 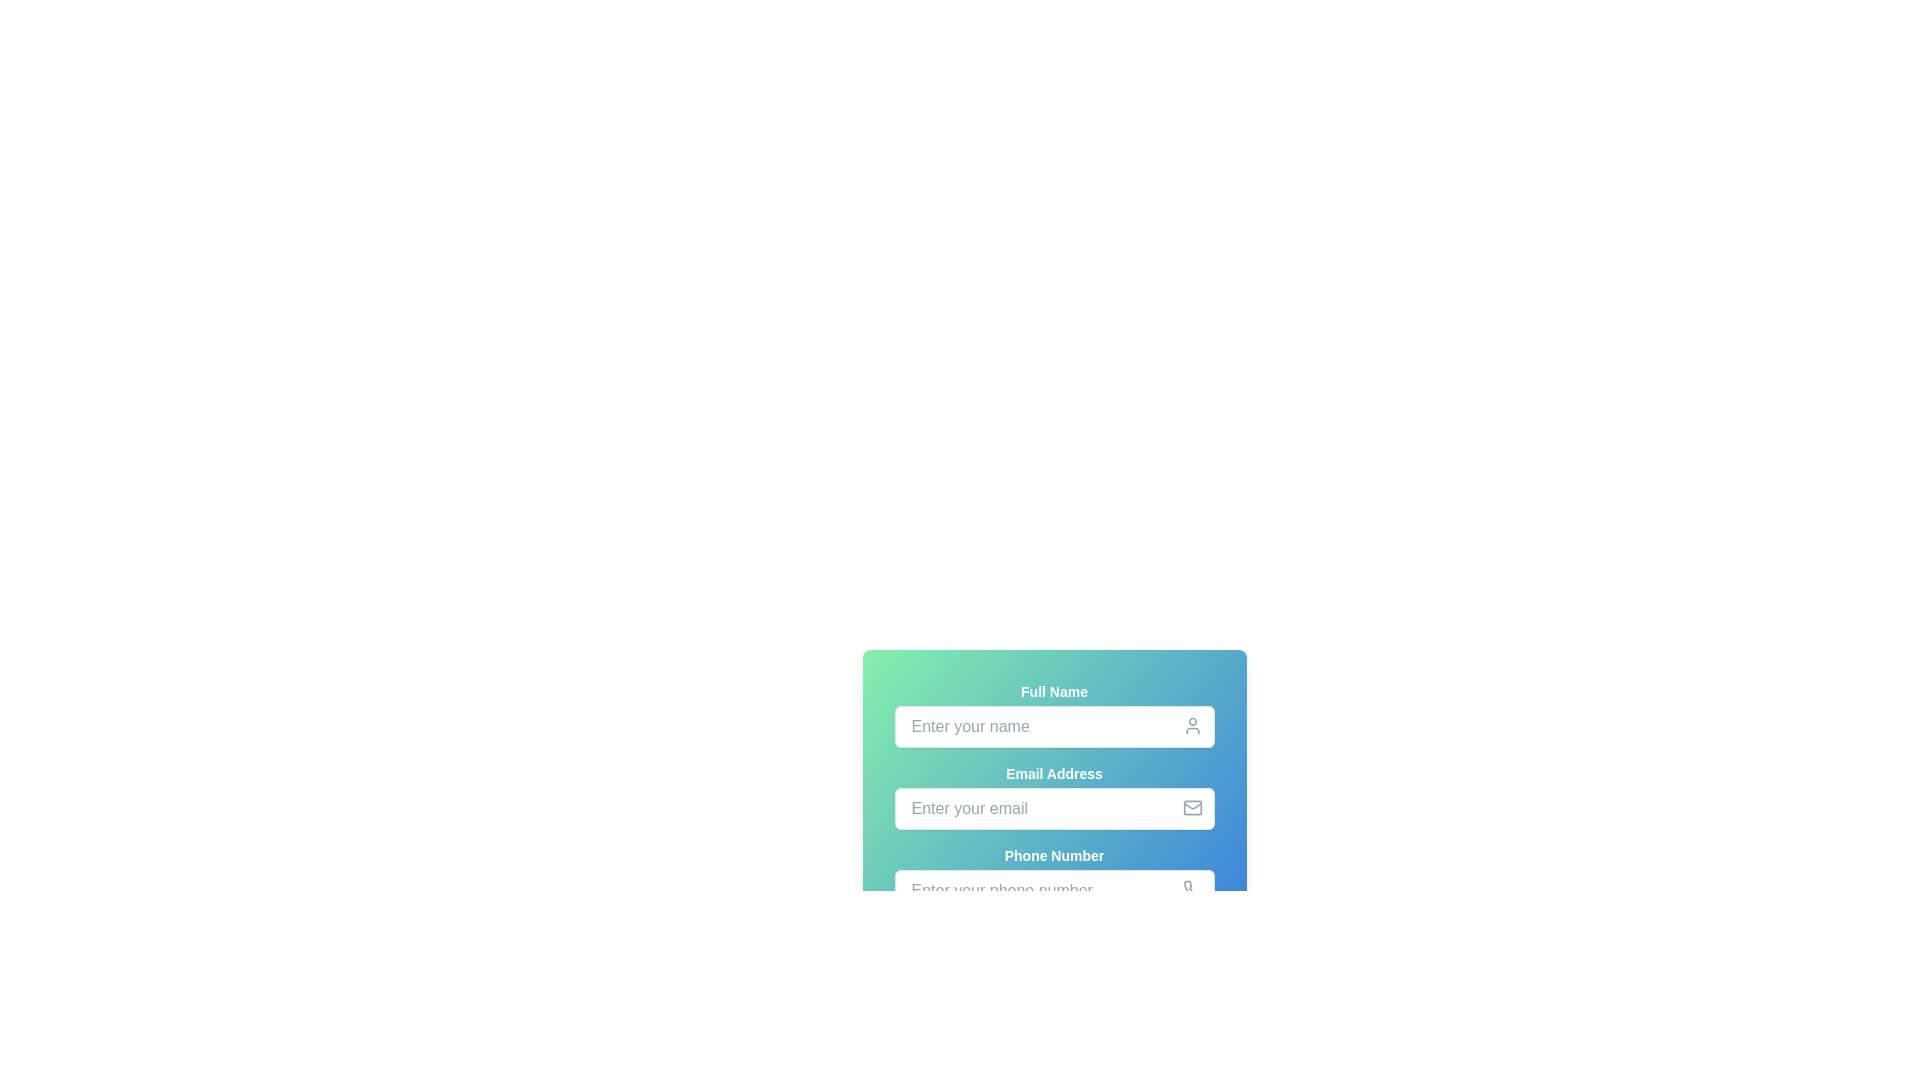 I want to click on the label that provides context for the input field expecting the user's phone number, located below the 'Full Name' and 'Email Address' labels, so click(x=1053, y=855).